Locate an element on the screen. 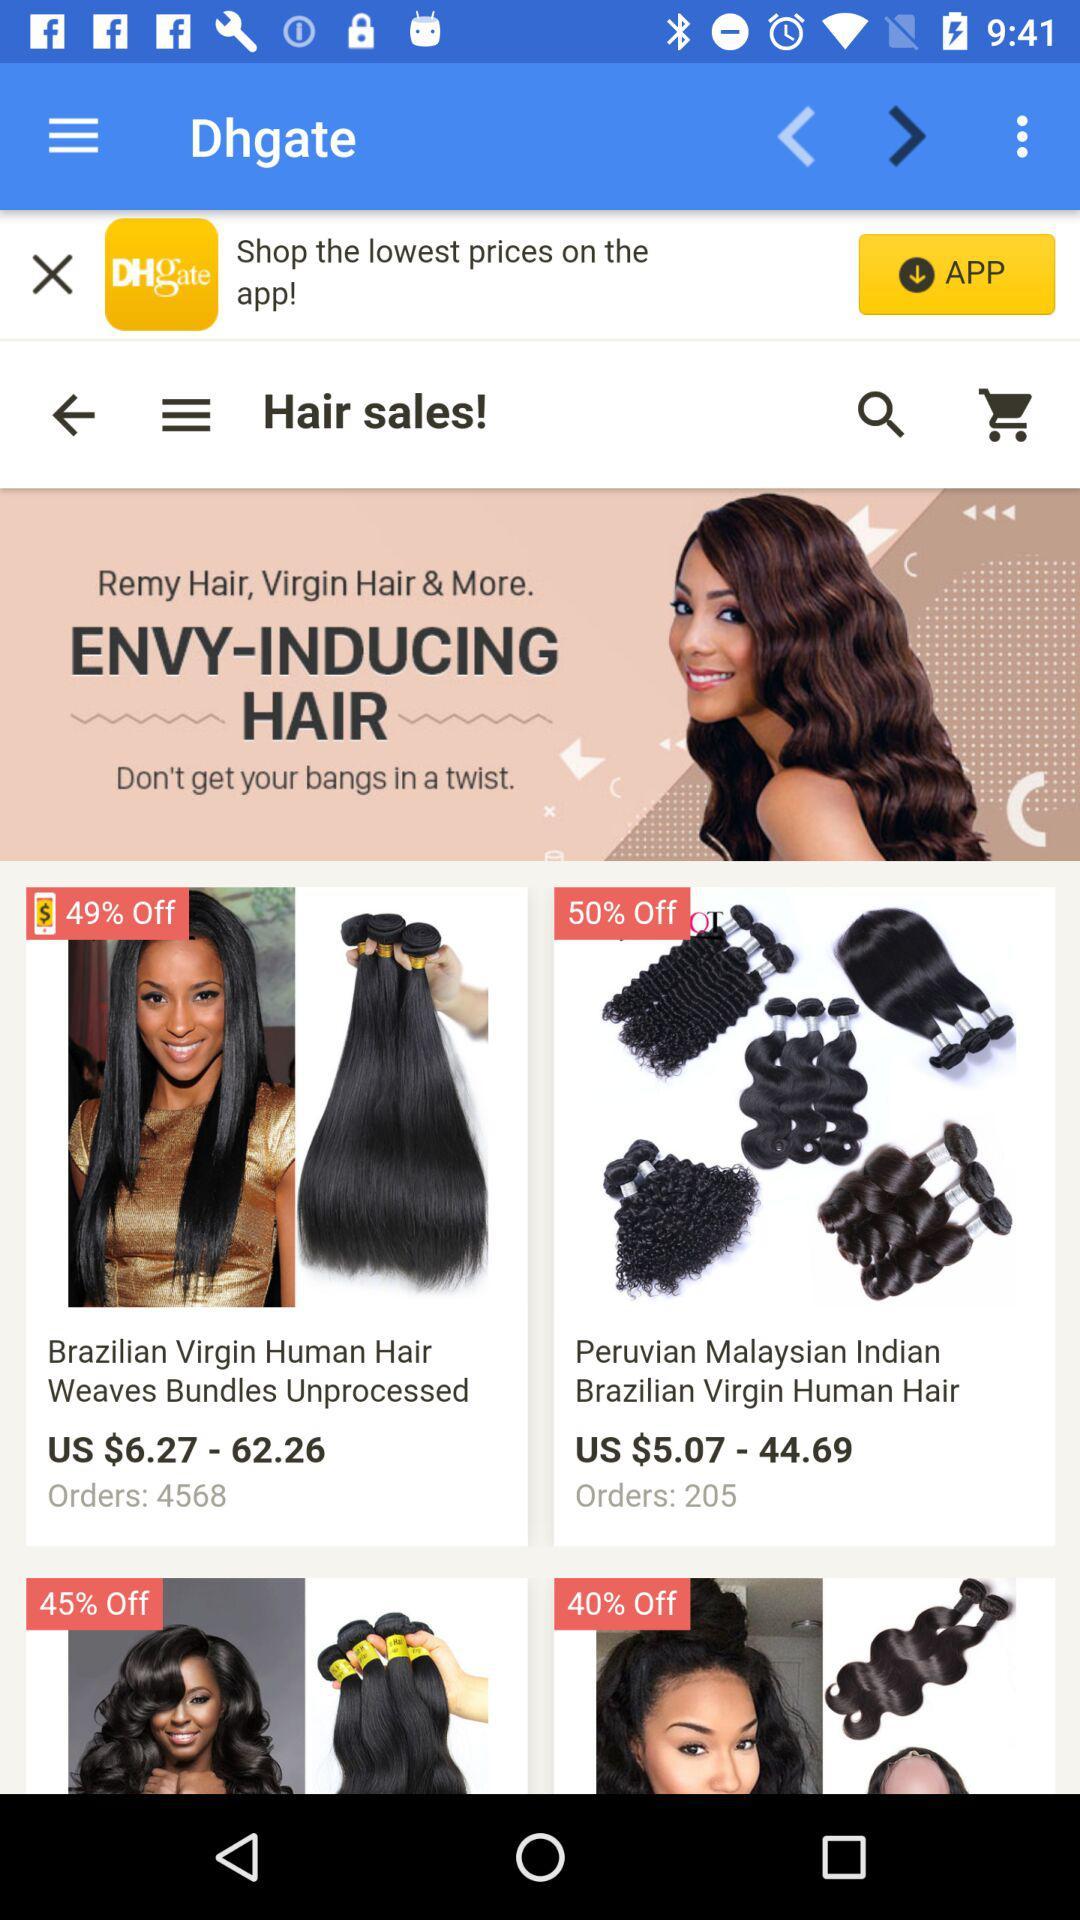  next page is located at coordinates (919, 135).